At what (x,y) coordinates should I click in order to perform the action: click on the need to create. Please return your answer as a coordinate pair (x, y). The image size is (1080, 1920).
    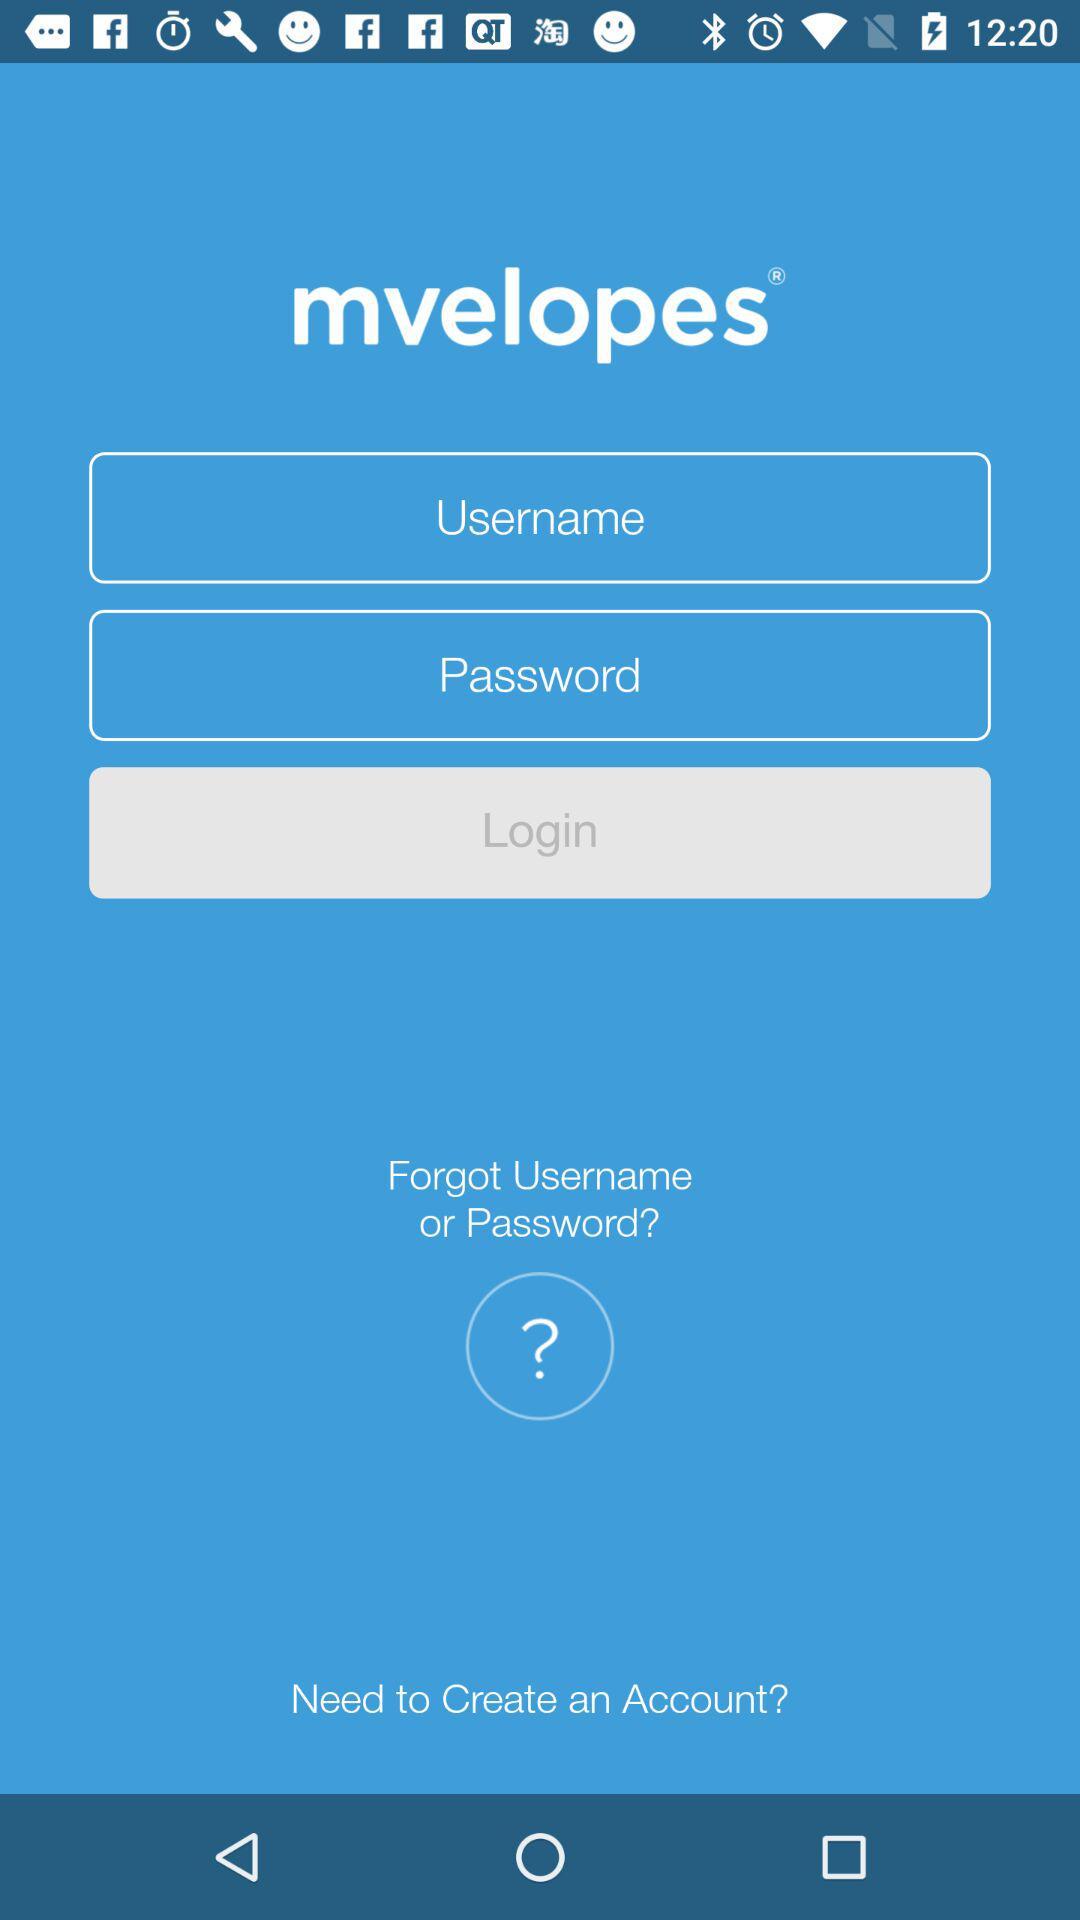
    Looking at the image, I should click on (540, 1698).